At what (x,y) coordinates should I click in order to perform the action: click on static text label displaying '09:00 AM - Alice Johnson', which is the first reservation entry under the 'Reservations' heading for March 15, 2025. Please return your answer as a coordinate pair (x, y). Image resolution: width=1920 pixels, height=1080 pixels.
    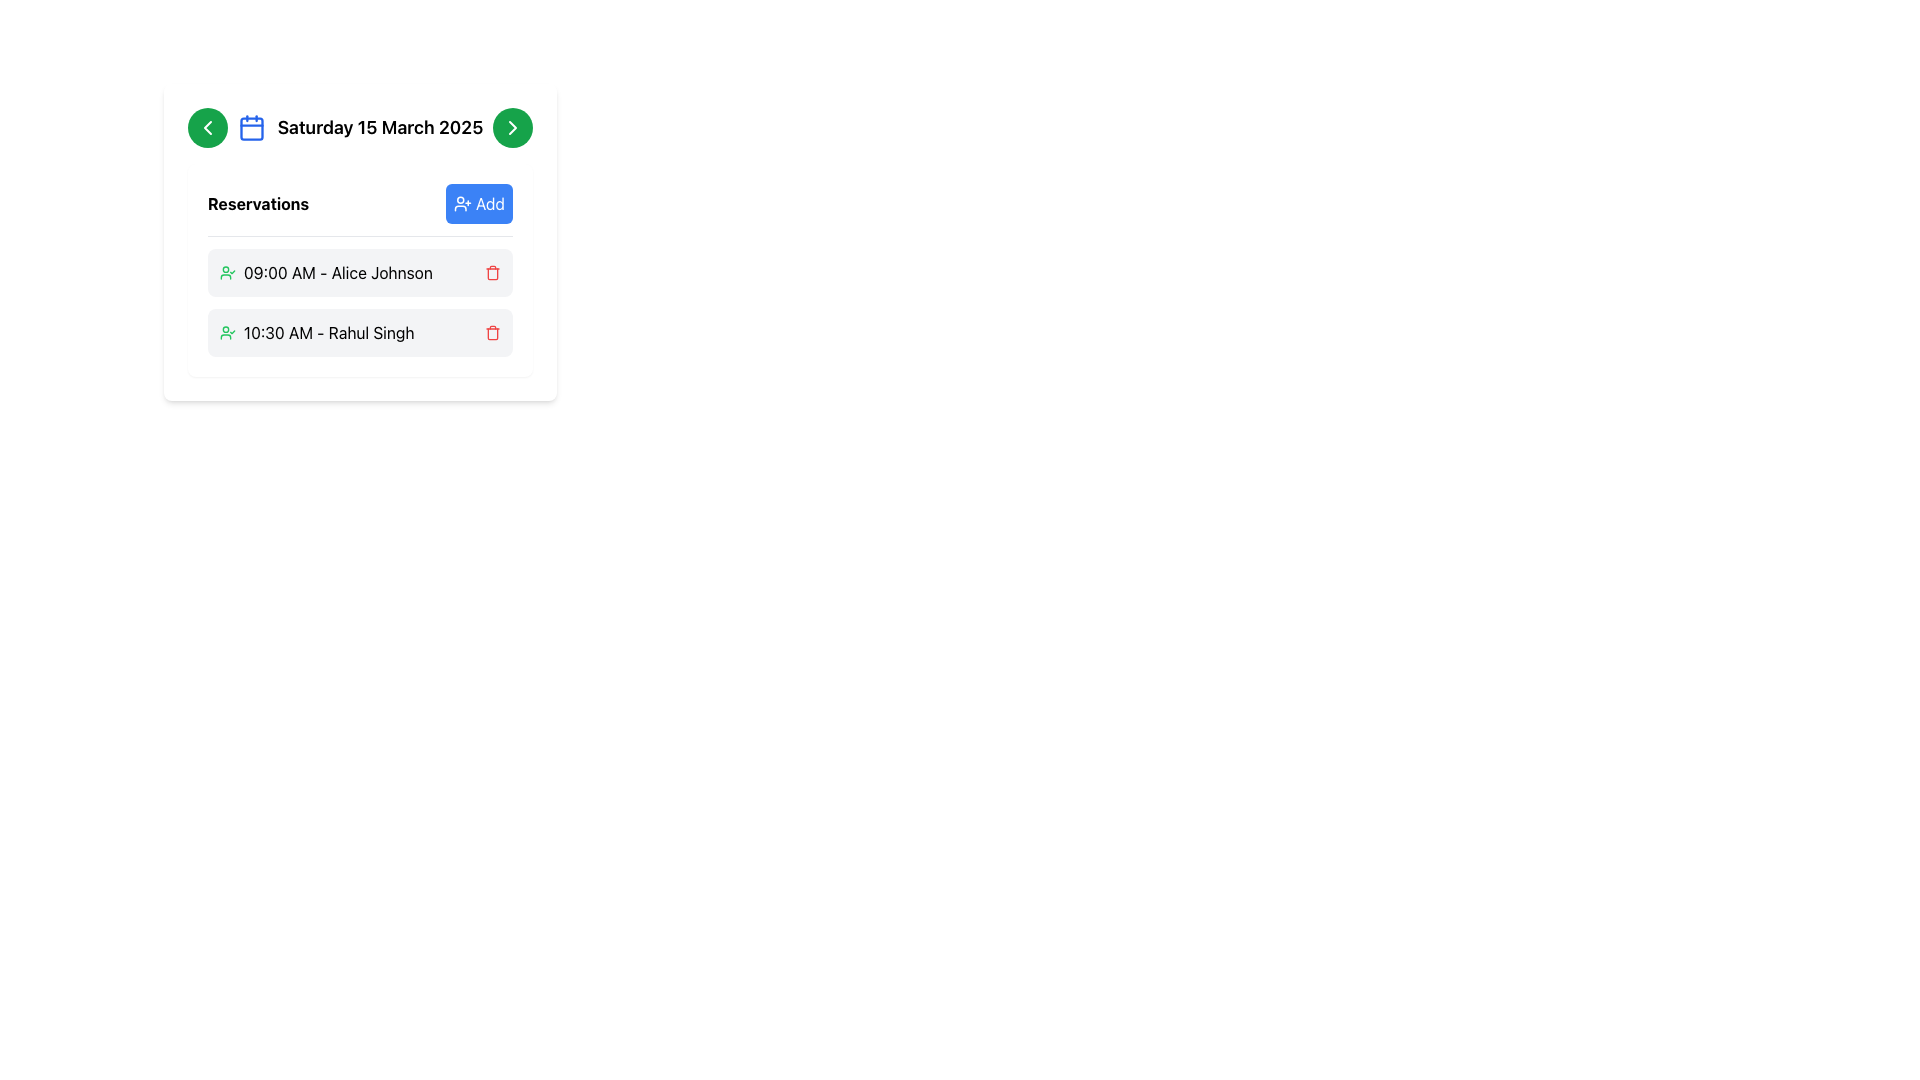
    Looking at the image, I should click on (338, 273).